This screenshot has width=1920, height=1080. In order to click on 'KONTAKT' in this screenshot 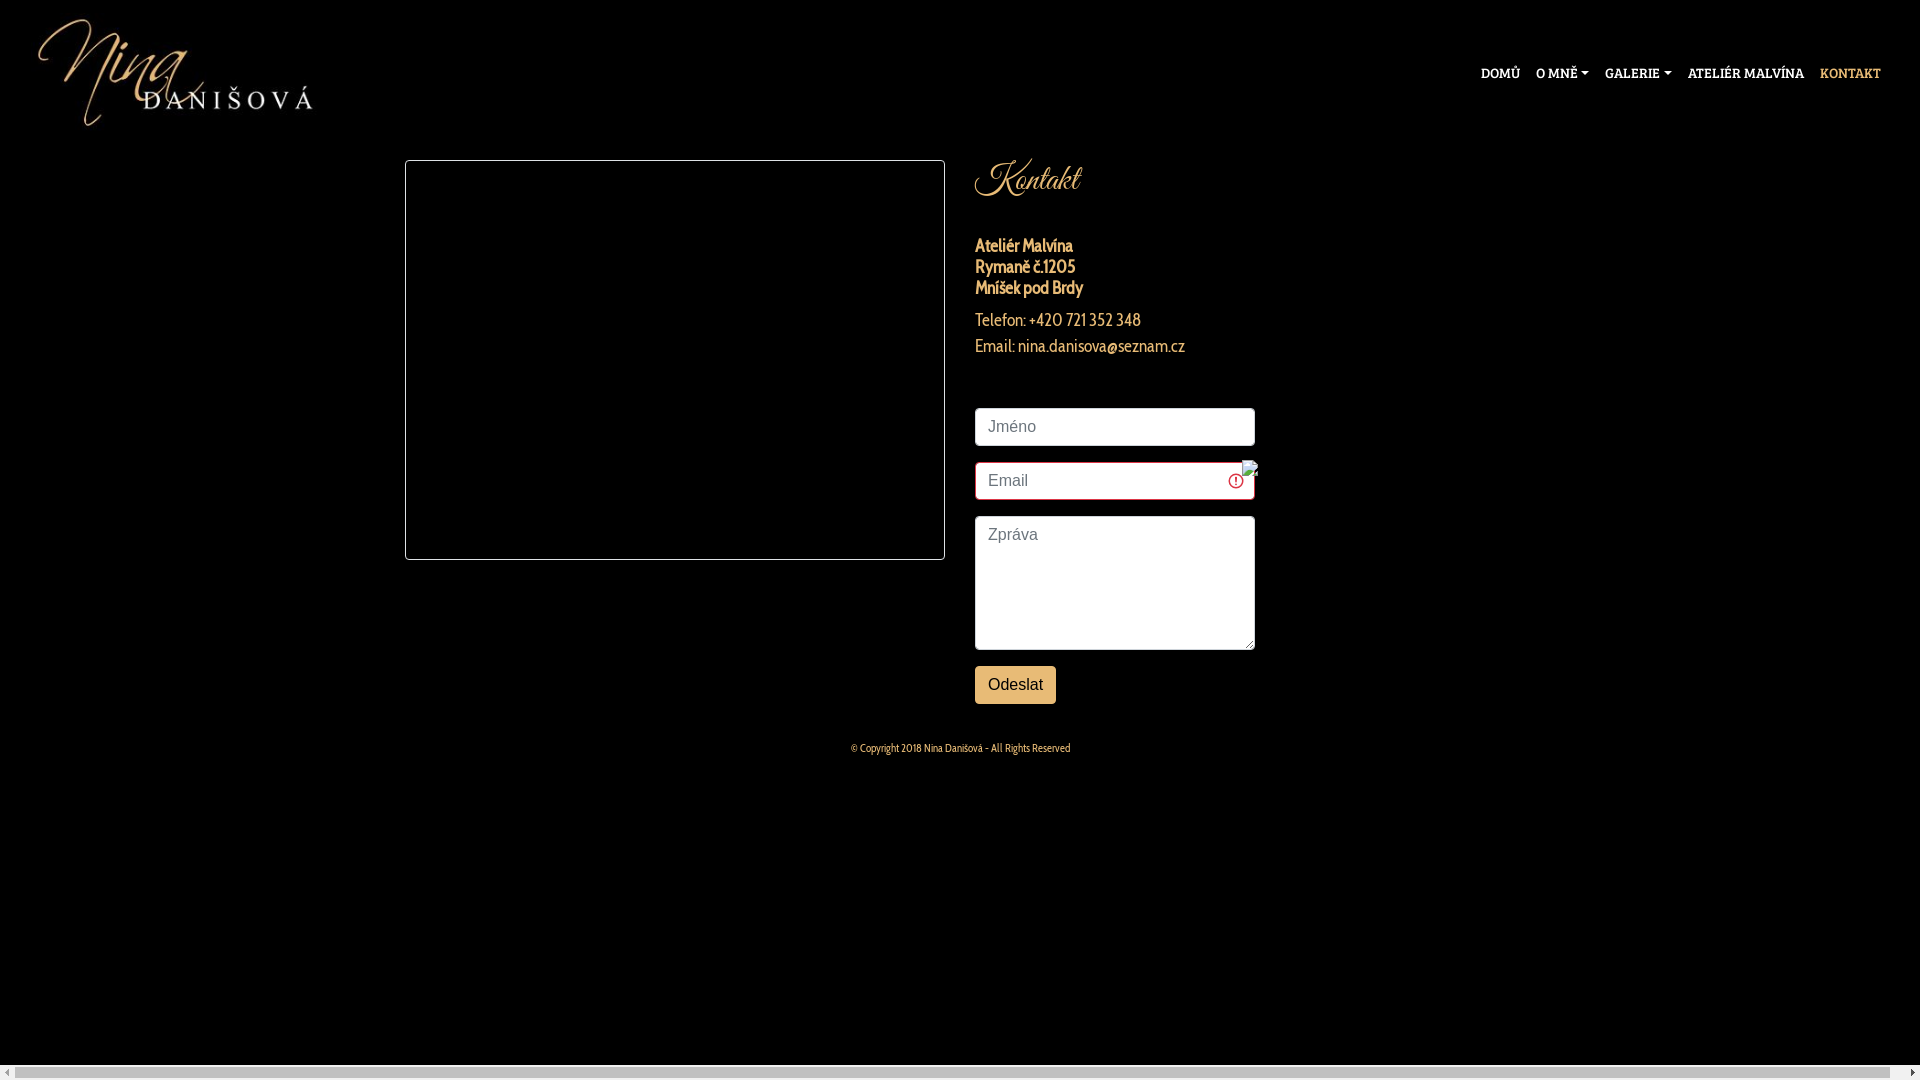, I will do `click(1849, 72)`.